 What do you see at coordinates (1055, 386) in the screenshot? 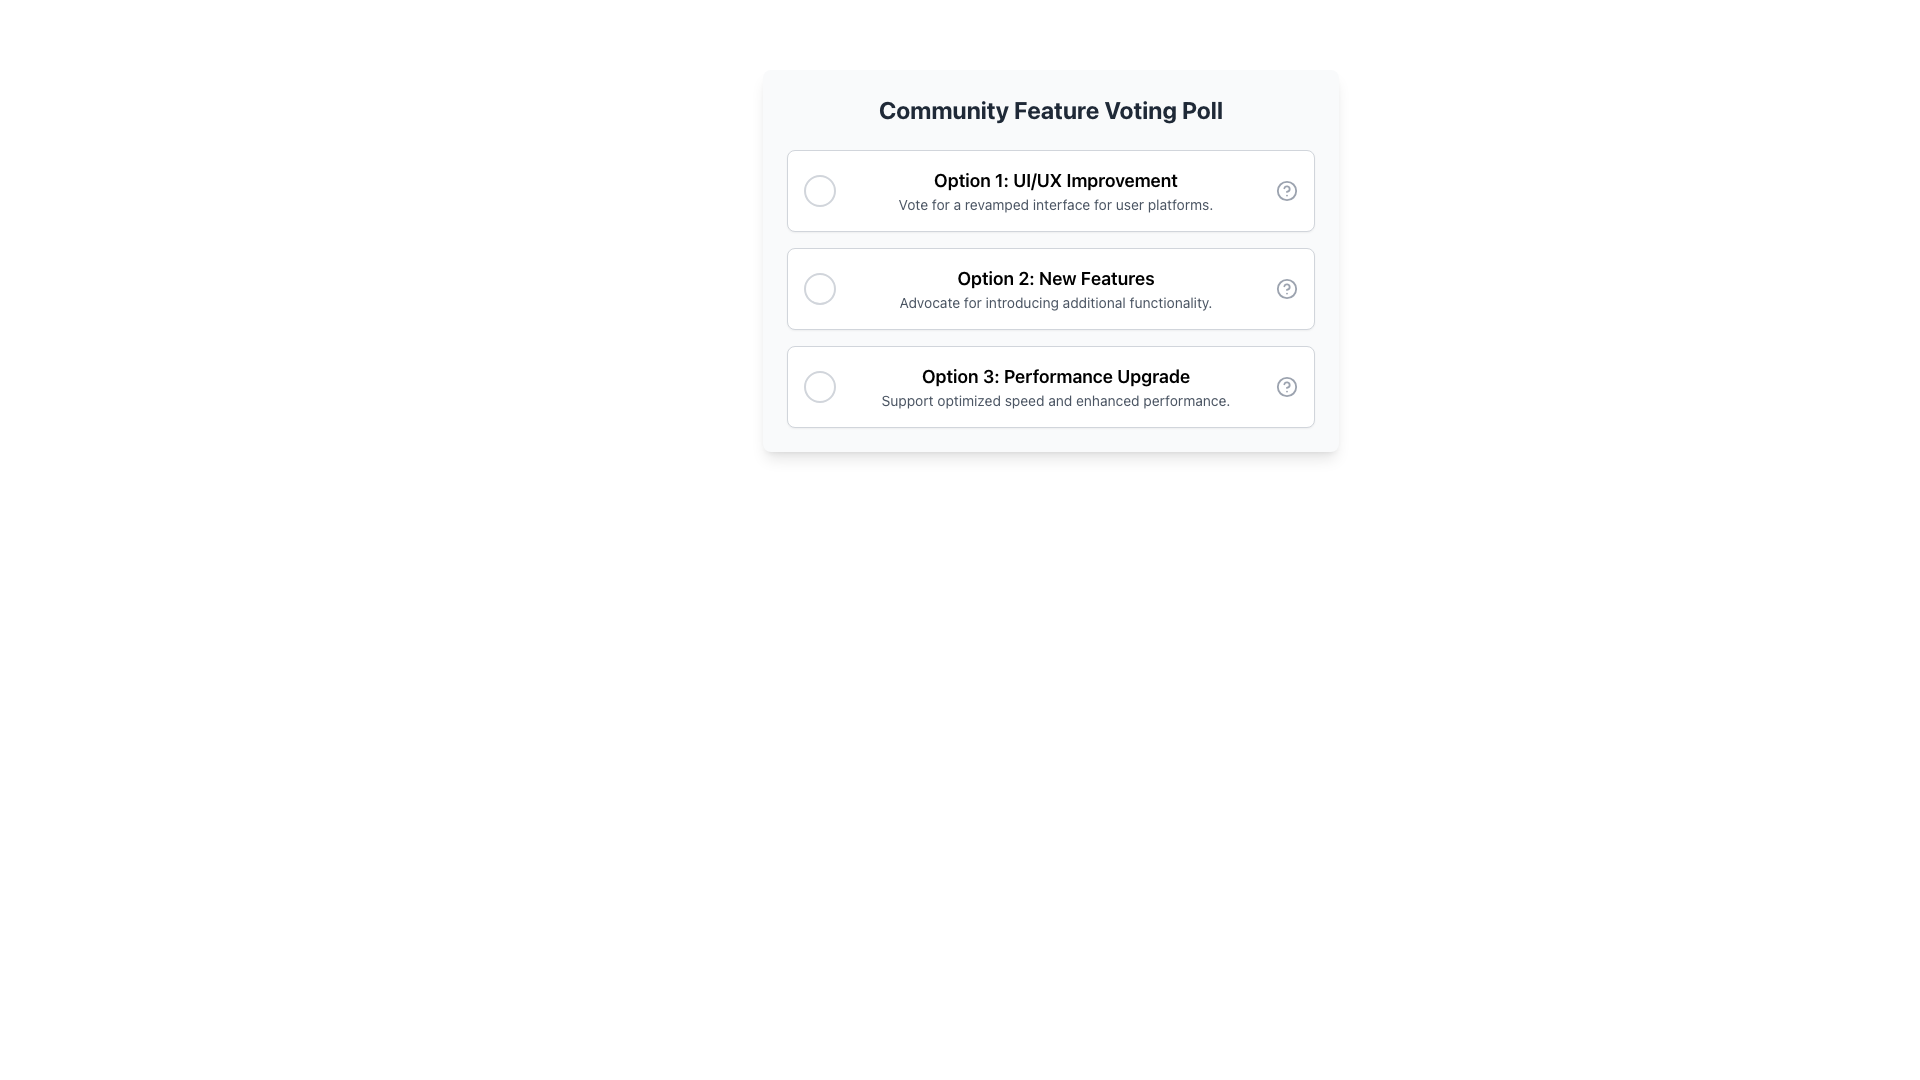
I see `the informational text block that reads 'Option 3: Performance Upgrade' with supporting text 'Support optimized speed and enhanced performance.'` at bounding box center [1055, 386].